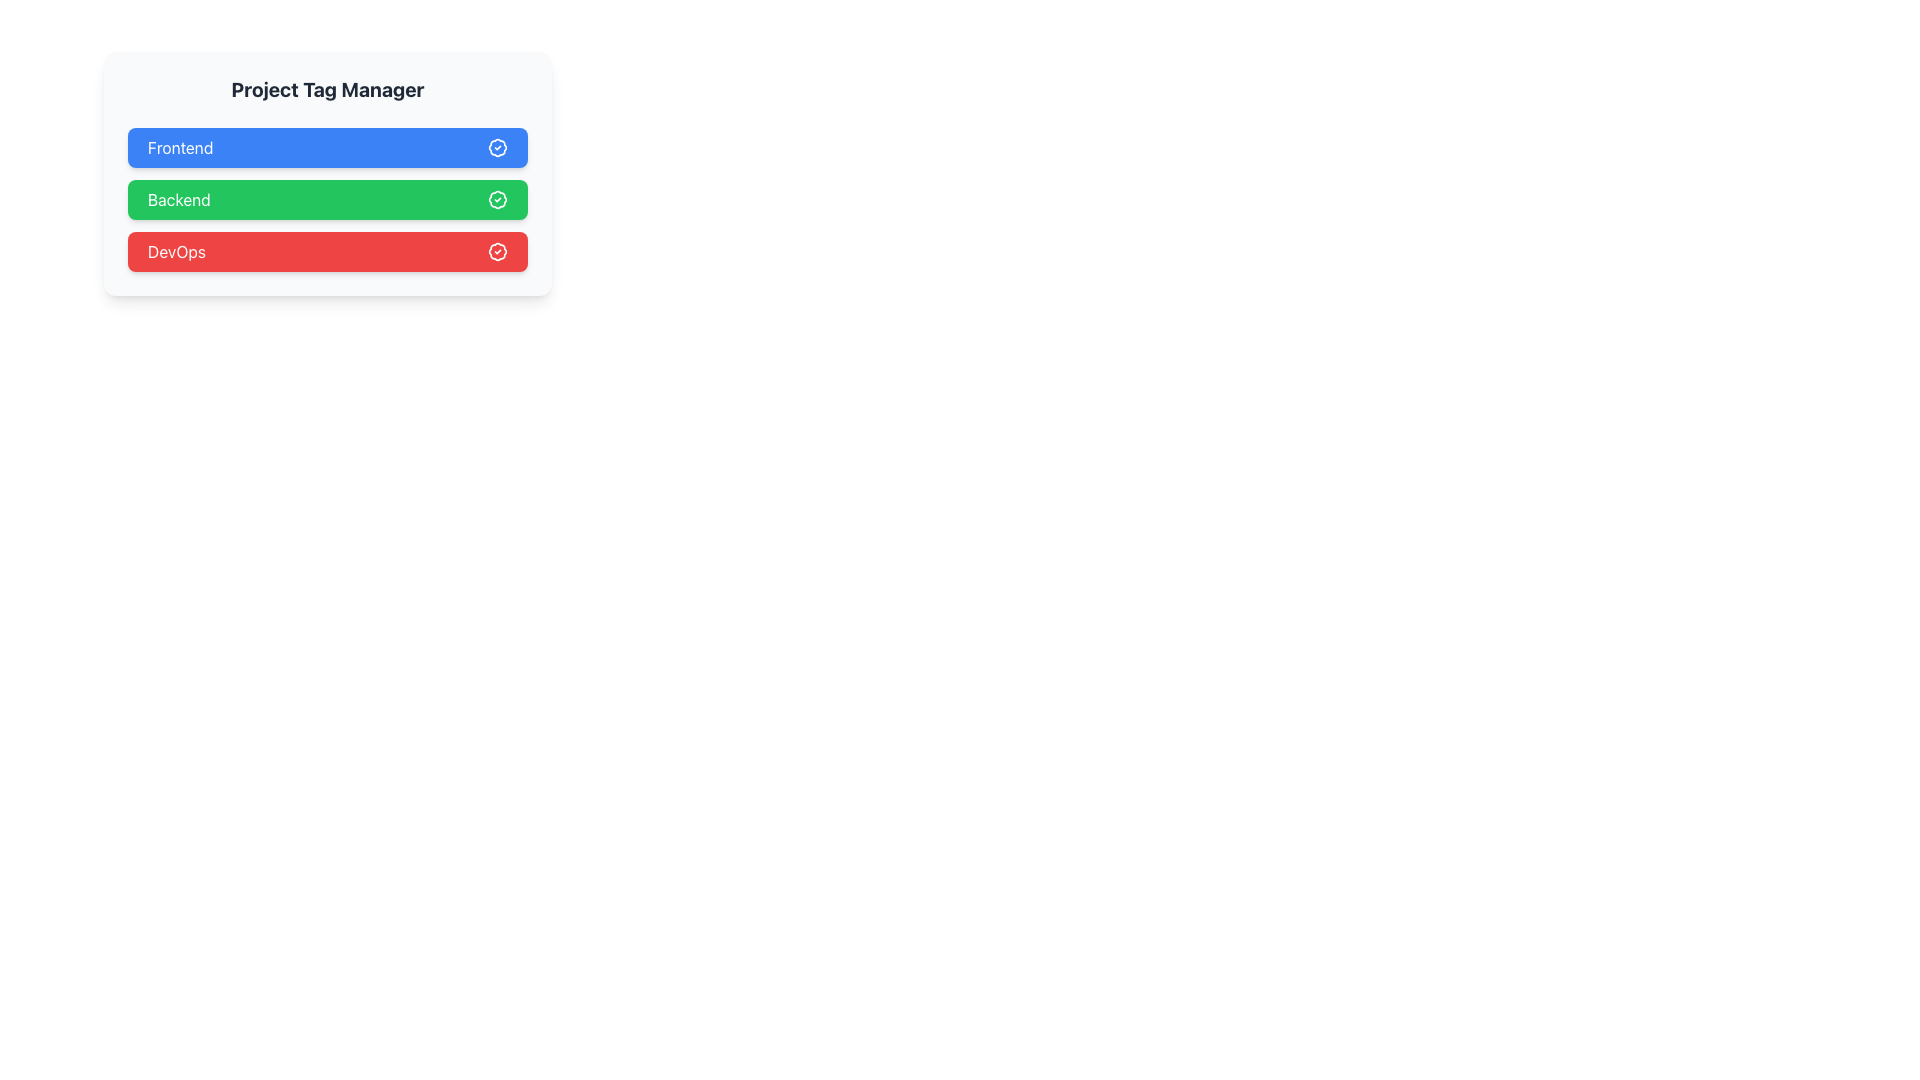 The height and width of the screenshot is (1080, 1920). Describe the element at coordinates (327, 146) in the screenshot. I see `the rectangular button labeled 'Frontend' with a blue background and a check mark icon located under the 'Project Tag Manager' title` at that location.